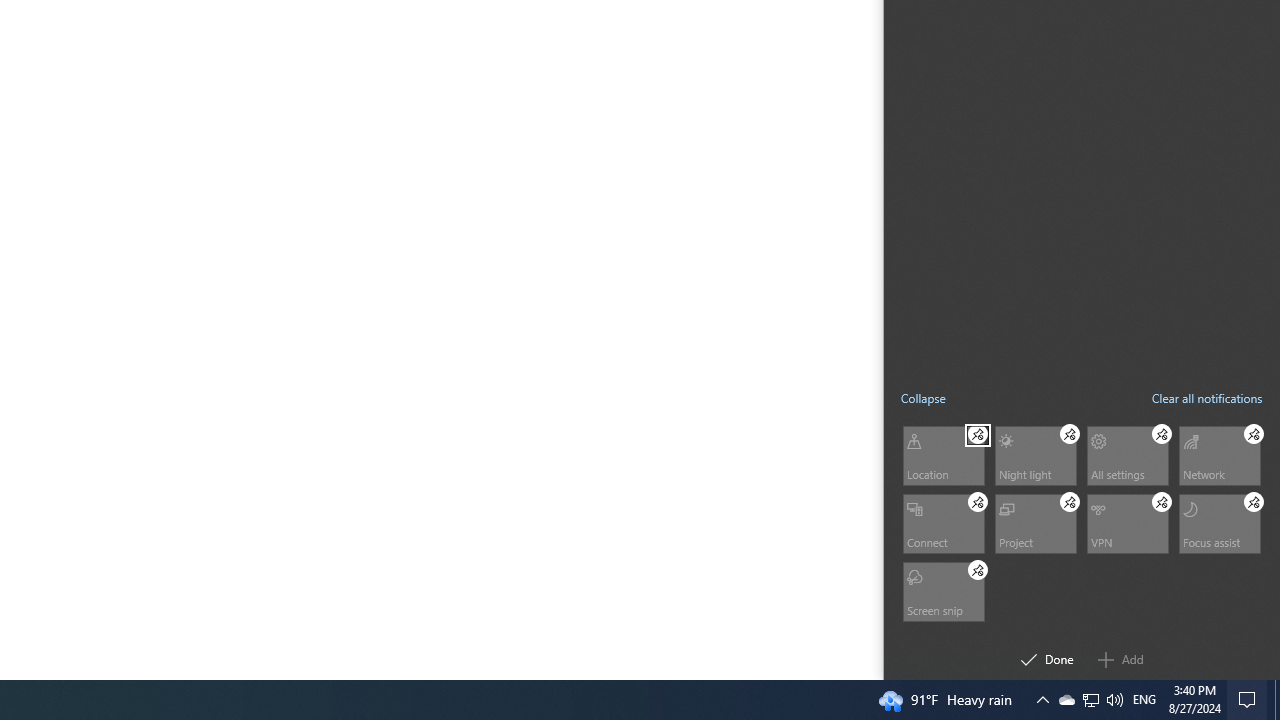 The image size is (1280, 720). Describe the element at coordinates (941, 522) in the screenshot. I see `'Connect'` at that location.